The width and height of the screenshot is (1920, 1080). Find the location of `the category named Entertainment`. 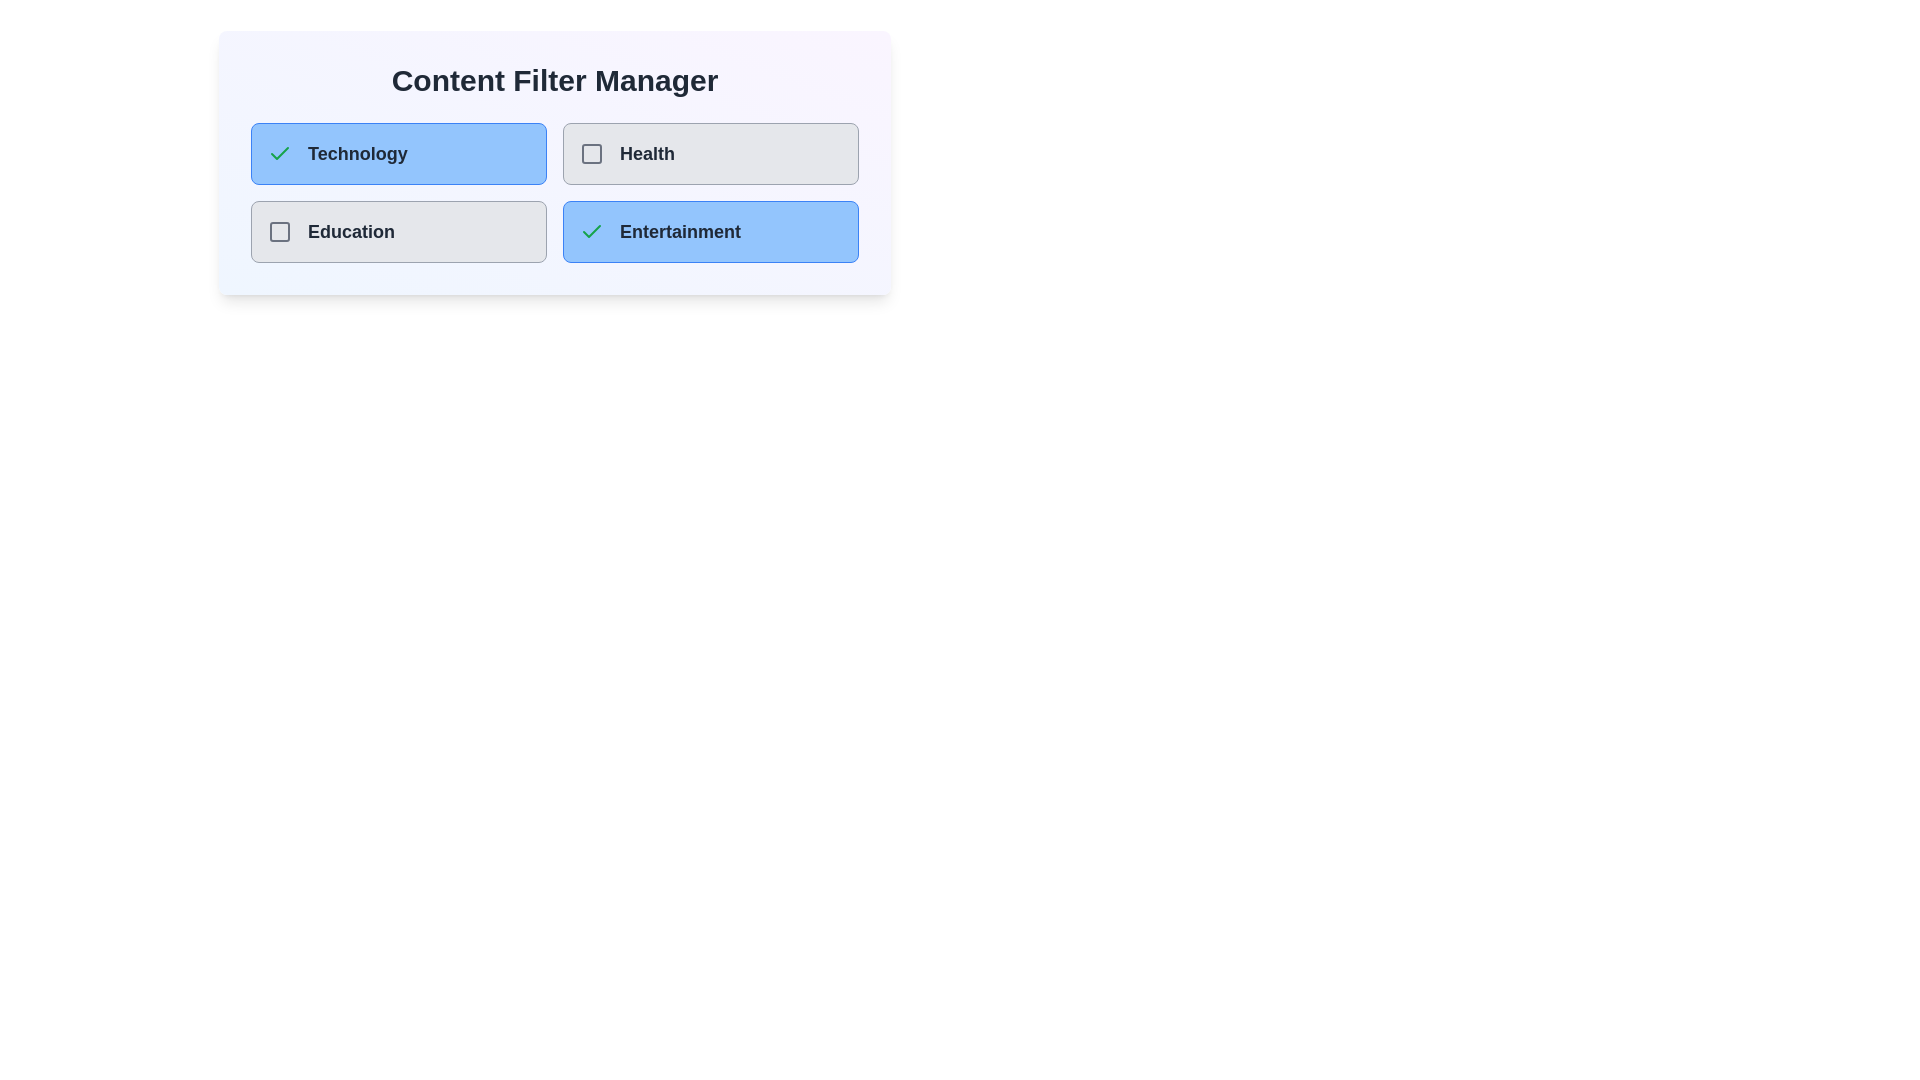

the category named Entertainment is located at coordinates (710, 230).